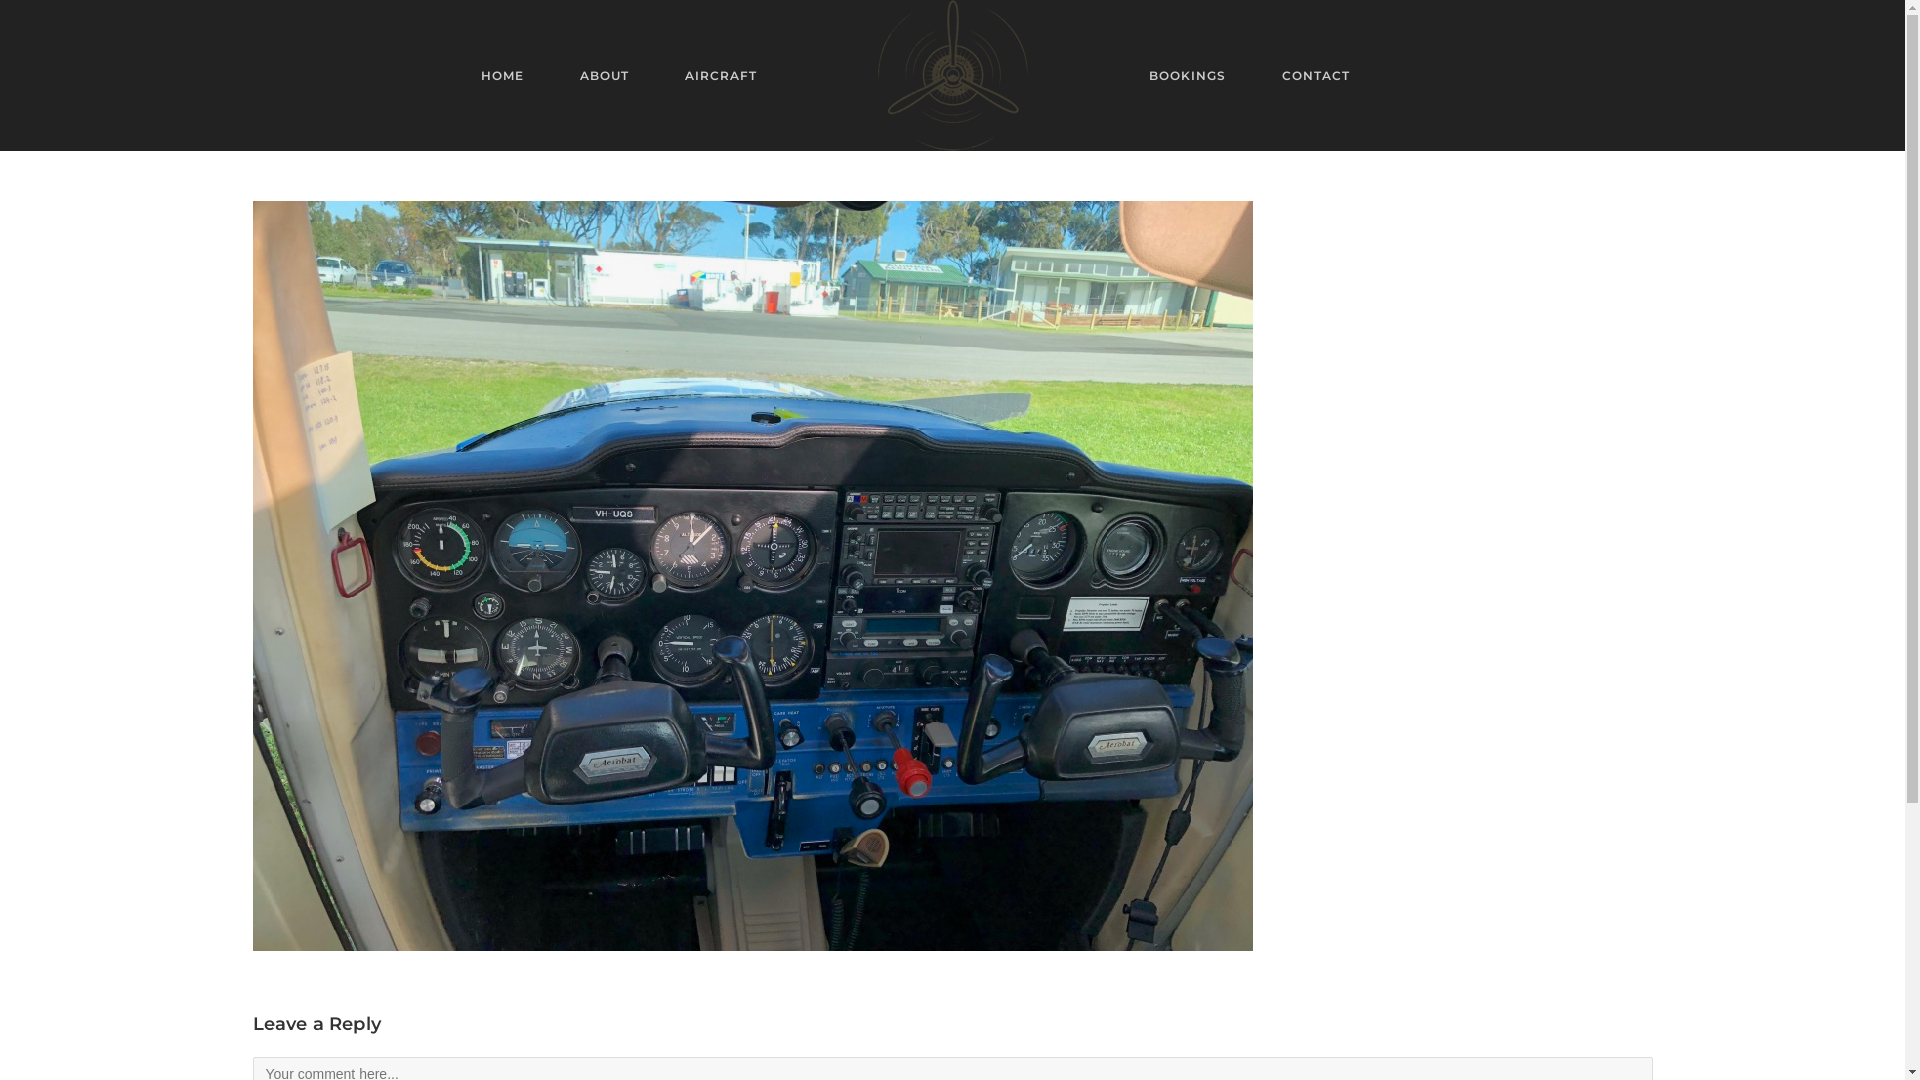 The width and height of the screenshot is (1920, 1080). I want to click on 'AIRCRAFT', so click(720, 75).